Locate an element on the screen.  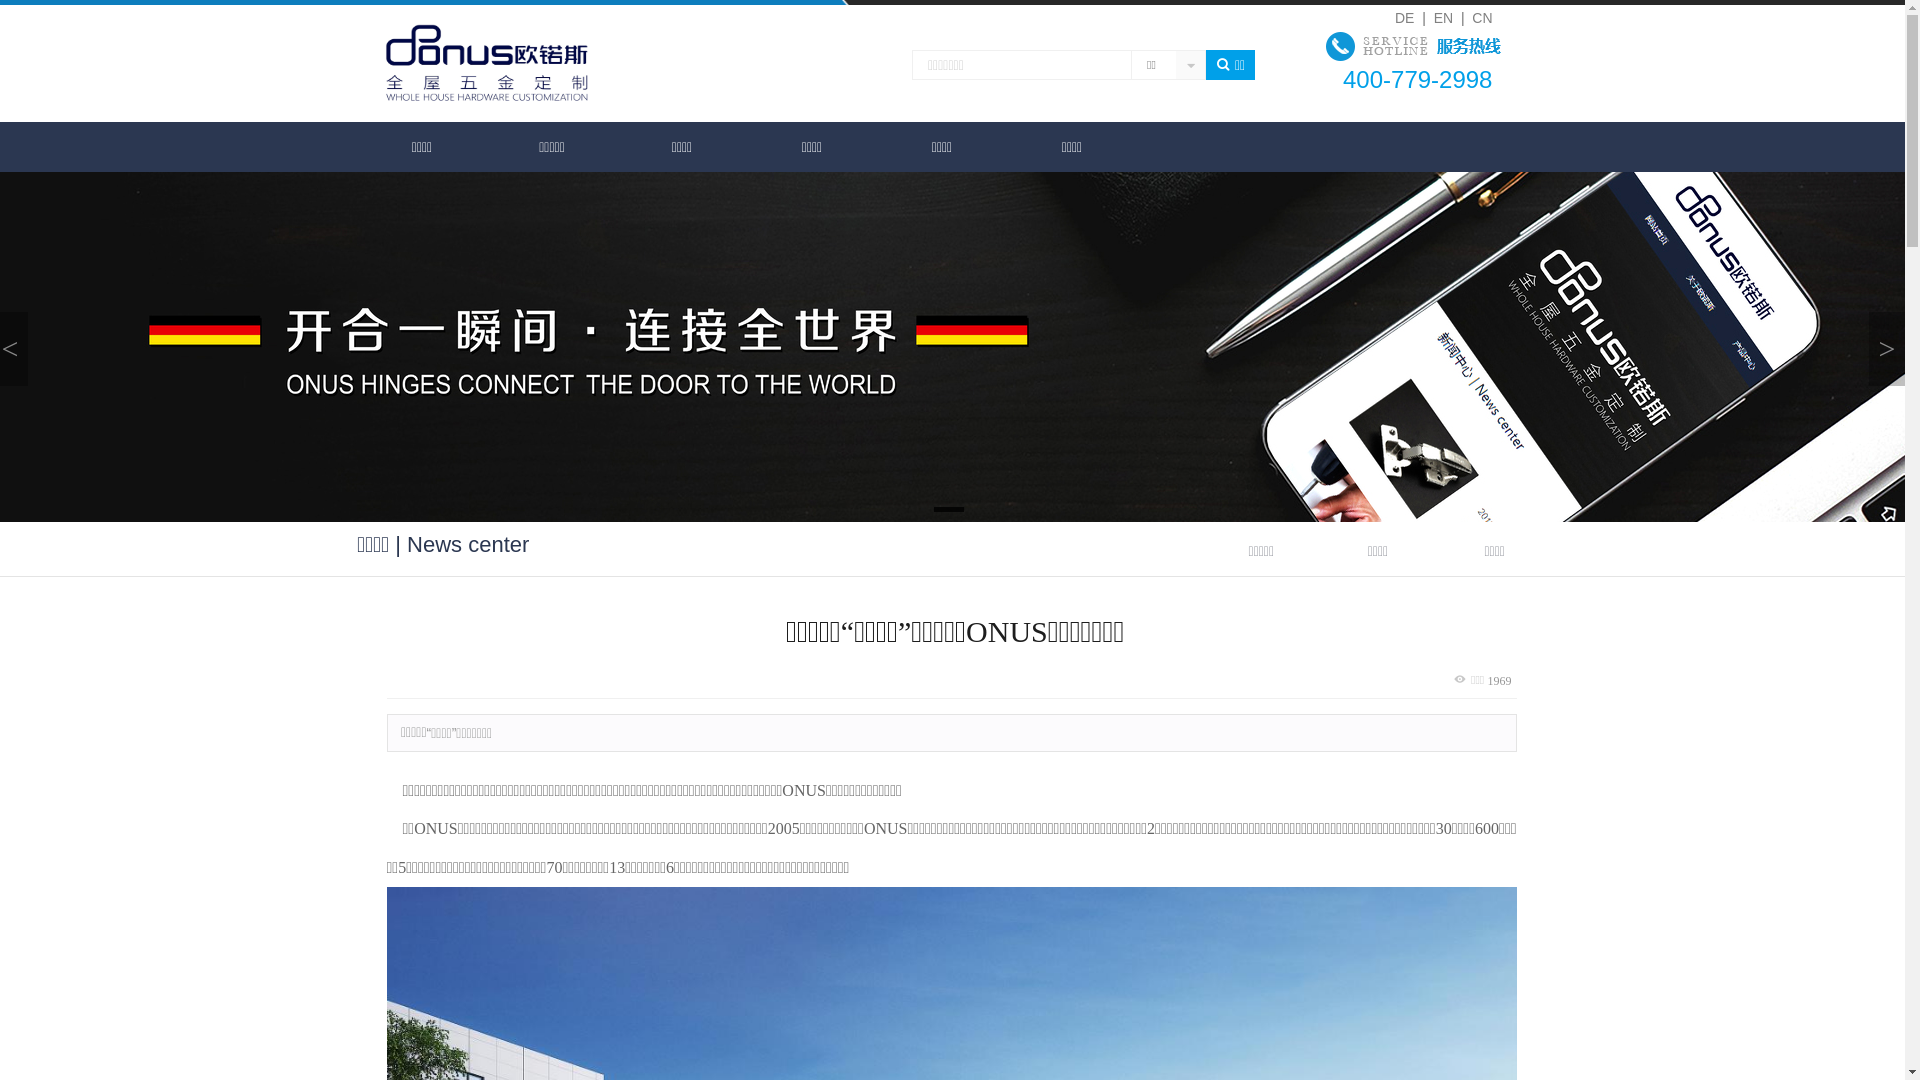
'DE ' is located at coordinates (1405, 18).